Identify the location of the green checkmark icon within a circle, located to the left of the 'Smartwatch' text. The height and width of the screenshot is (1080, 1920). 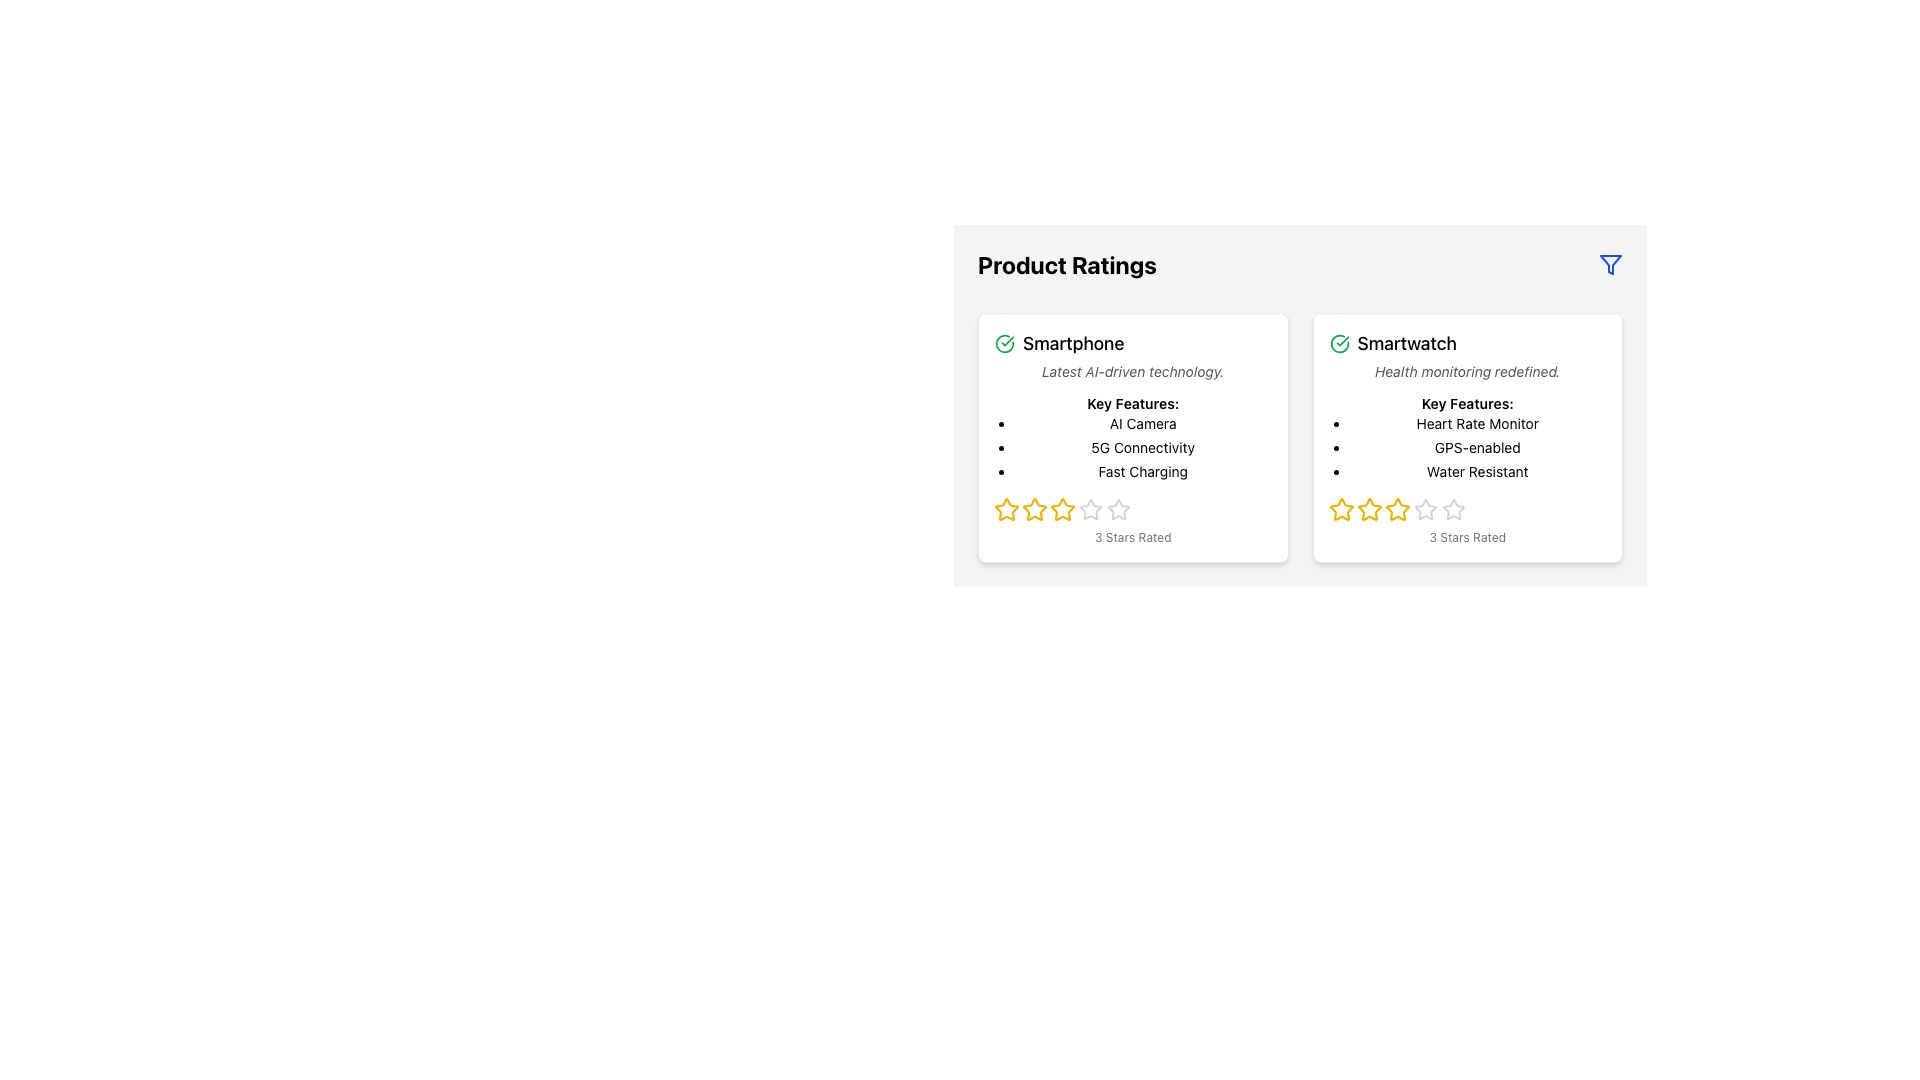
(1339, 342).